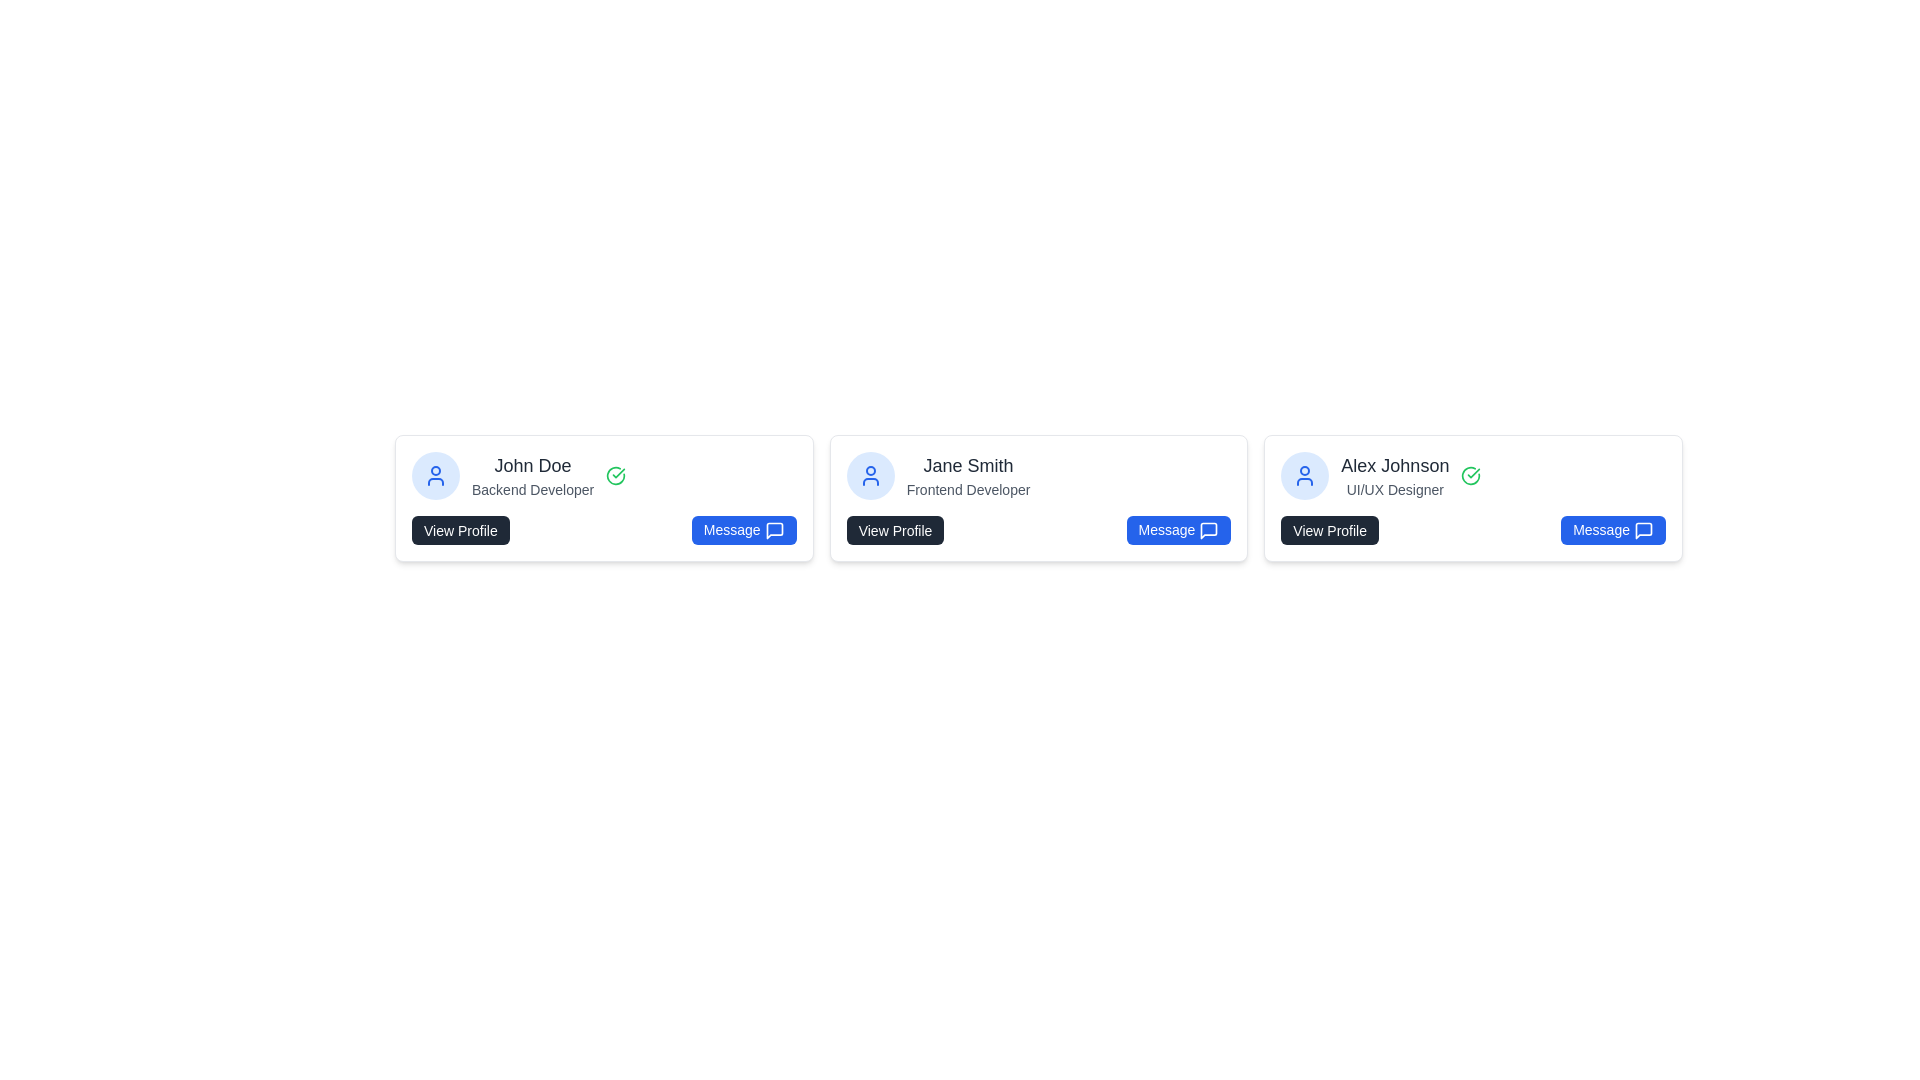 This screenshot has height=1080, width=1920. Describe the element at coordinates (459, 529) in the screenshot. I see `the 'View Profile' button, which is a rectangular button with rounded corners and a dark gray background, containing the white text 'View Profile' centered within it, located on the left side of the user information card for 'John Doe, Backend Developer'` at that location.